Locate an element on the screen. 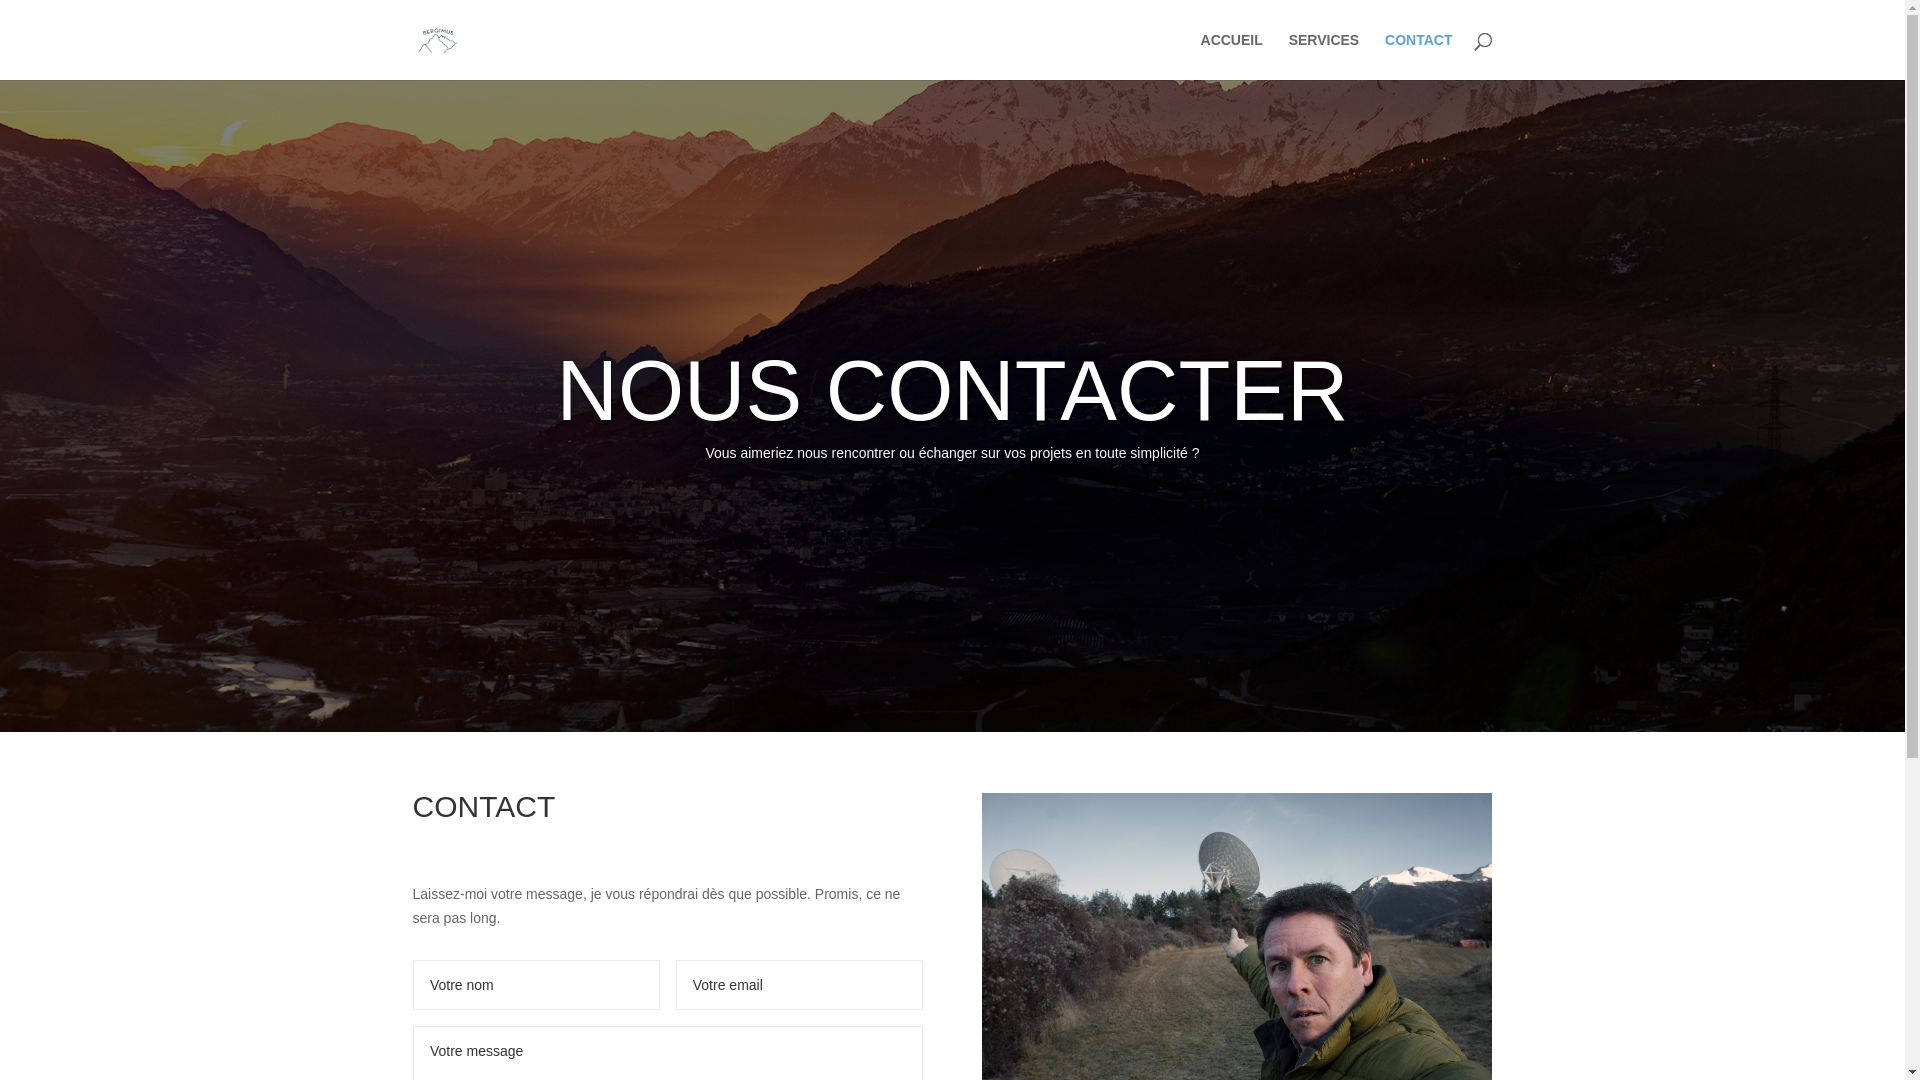 The height and width of the screenshot is (1080, 1920). 'ACCUEIL' is located at coordinates (1200, 55).